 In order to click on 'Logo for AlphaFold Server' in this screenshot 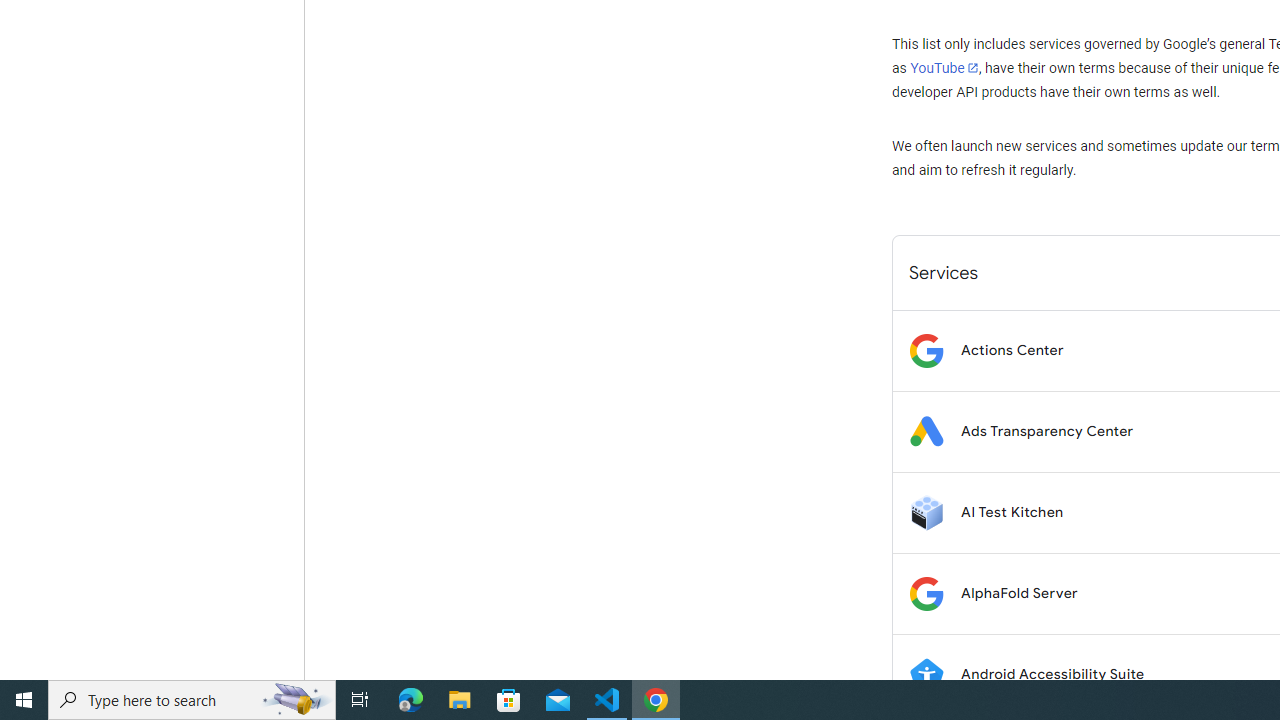, I will do `click(925, 592)`.